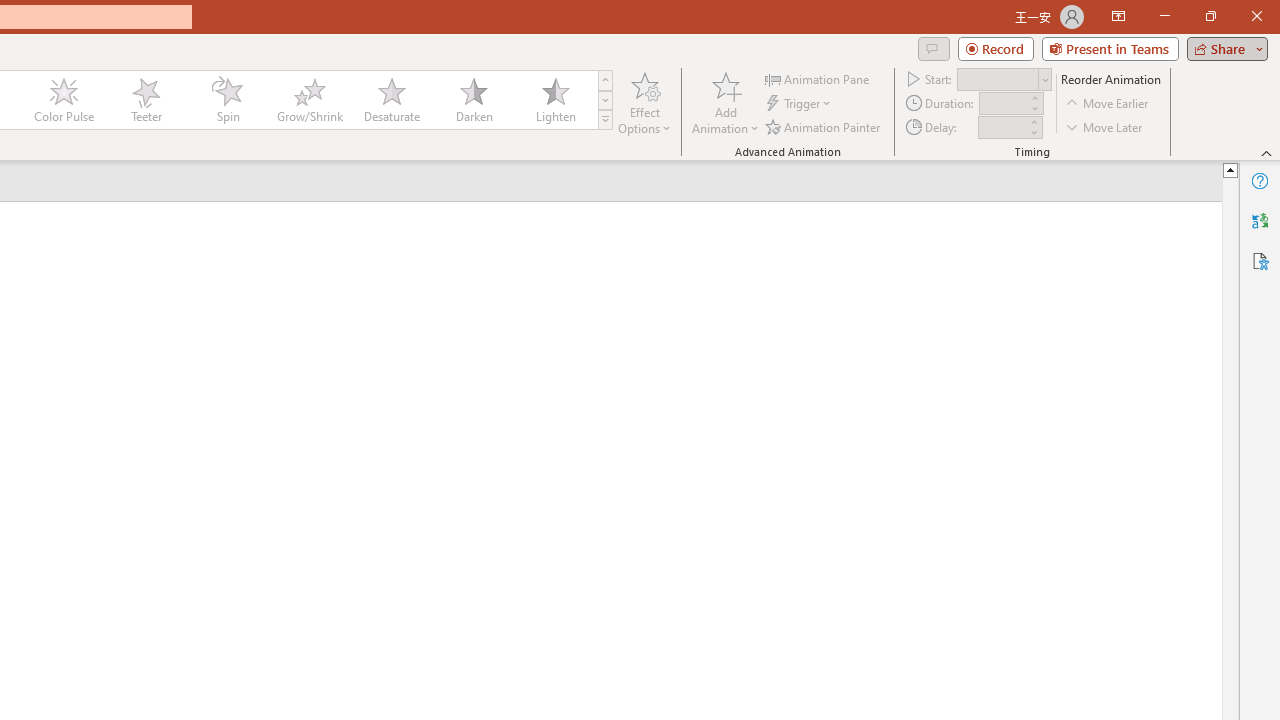 Image resolution: width=1280 pixels, height=720 pixels. What do you see at coordinates (472, 100) in the screenshot?
I see `'Darken'` at bounding box center [472, 100].